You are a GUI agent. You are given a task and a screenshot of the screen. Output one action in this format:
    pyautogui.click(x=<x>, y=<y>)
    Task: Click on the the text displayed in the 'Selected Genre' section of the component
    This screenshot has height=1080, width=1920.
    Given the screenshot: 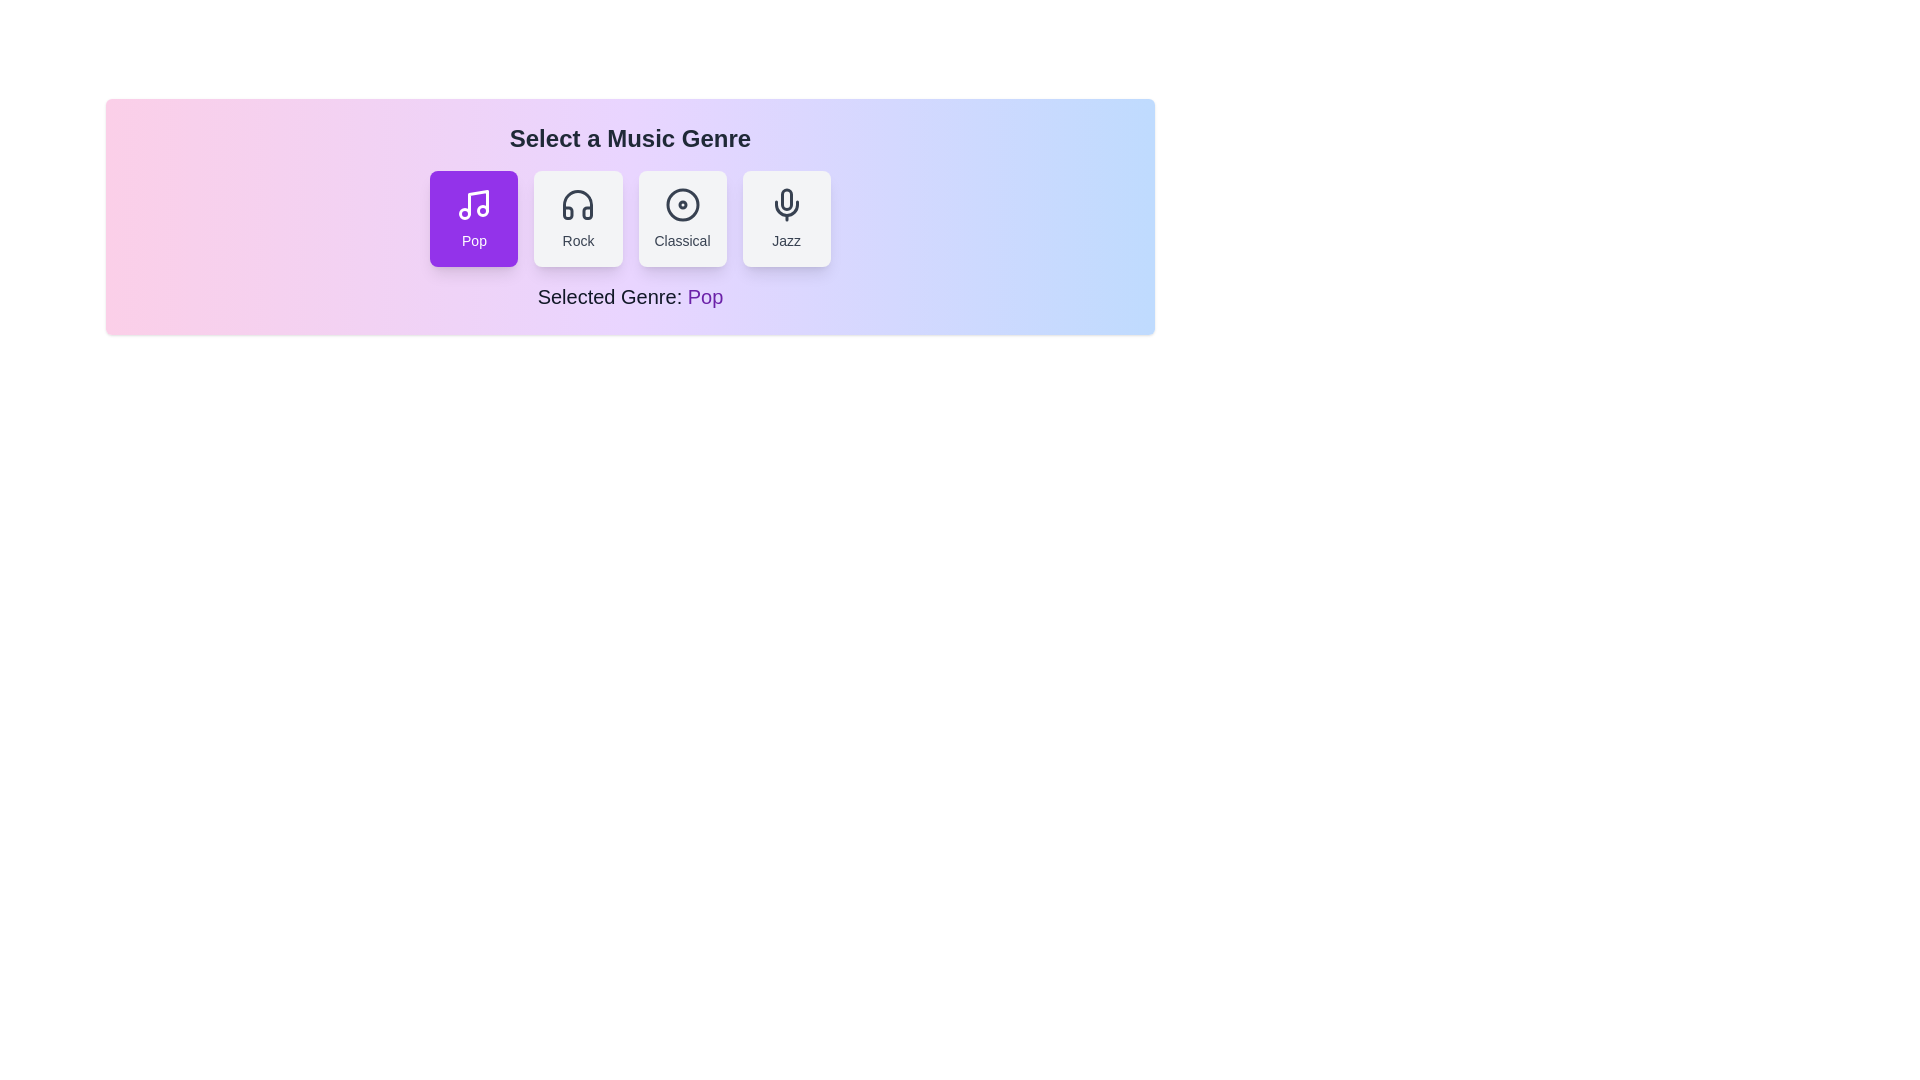 What is the action you would take?
    pyautogui.click(x=629, y=297)
    